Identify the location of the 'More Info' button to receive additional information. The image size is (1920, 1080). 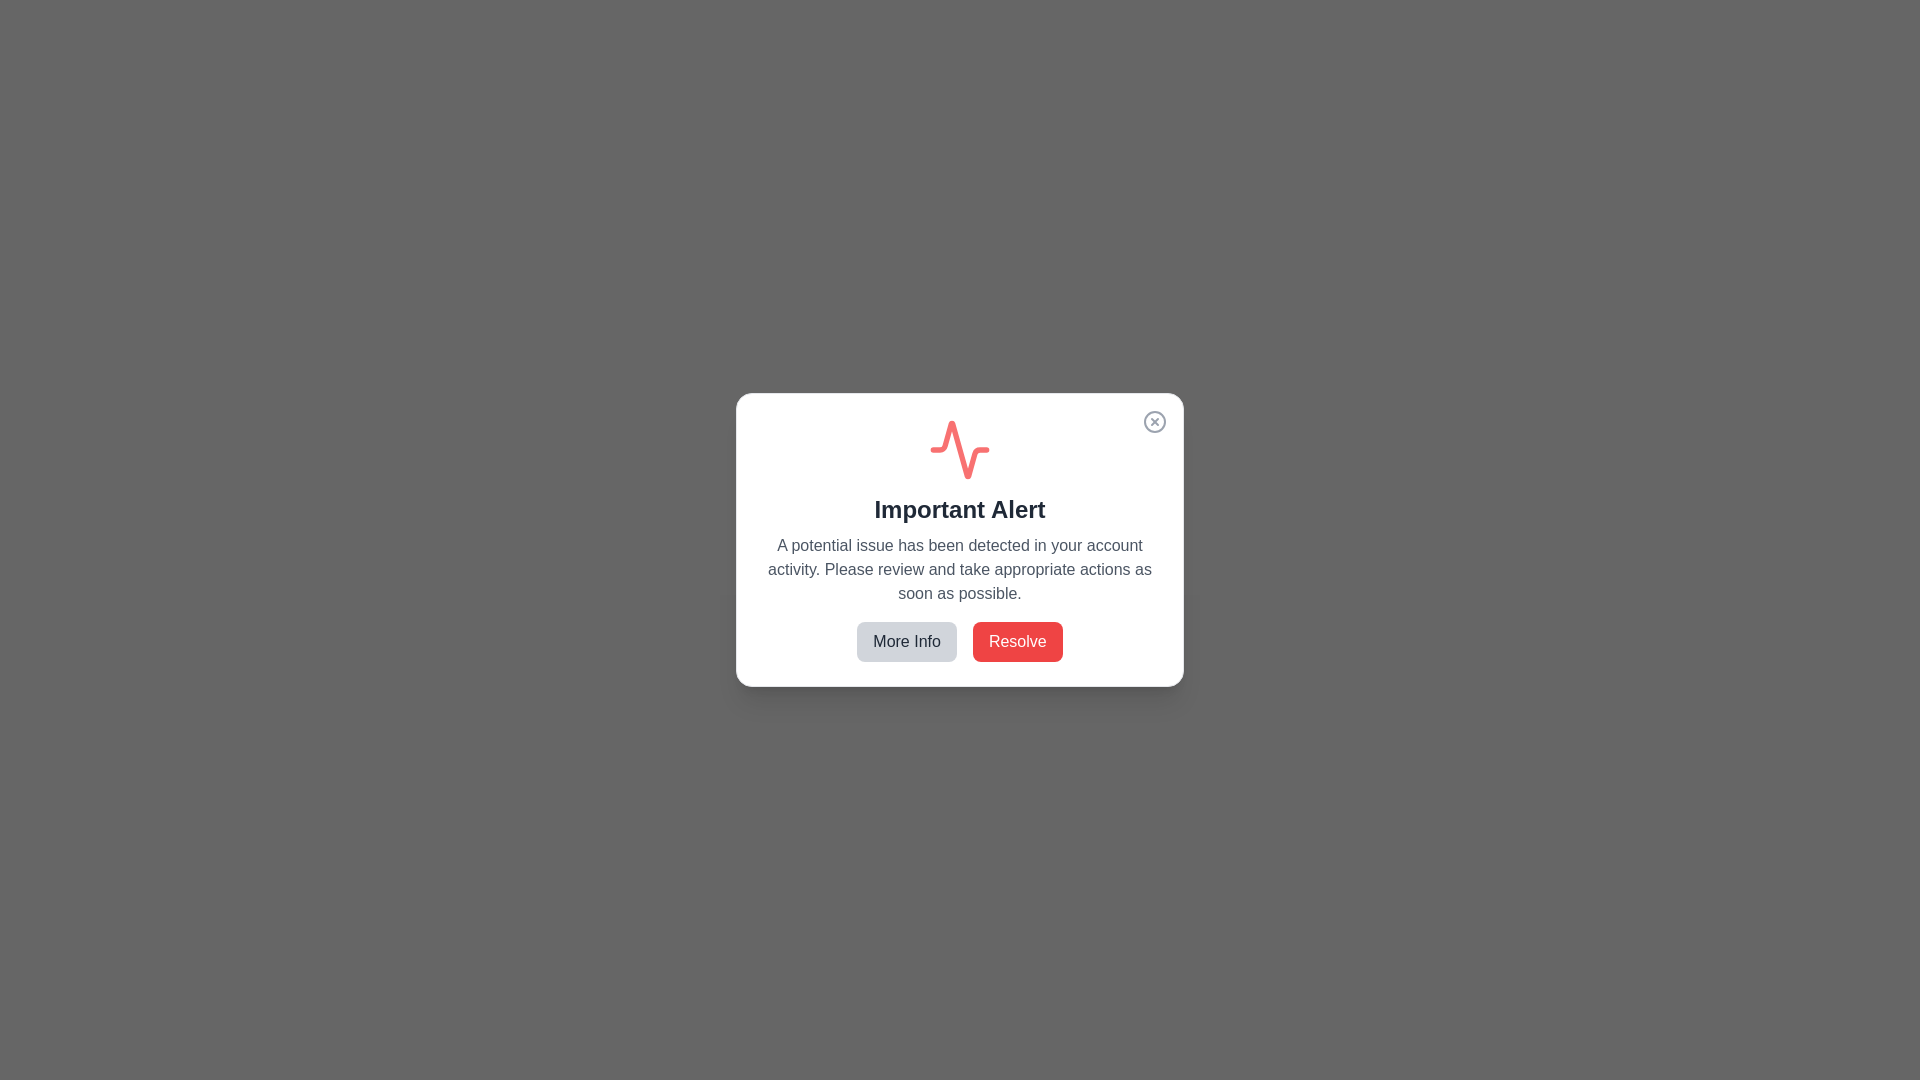
(906, 641).